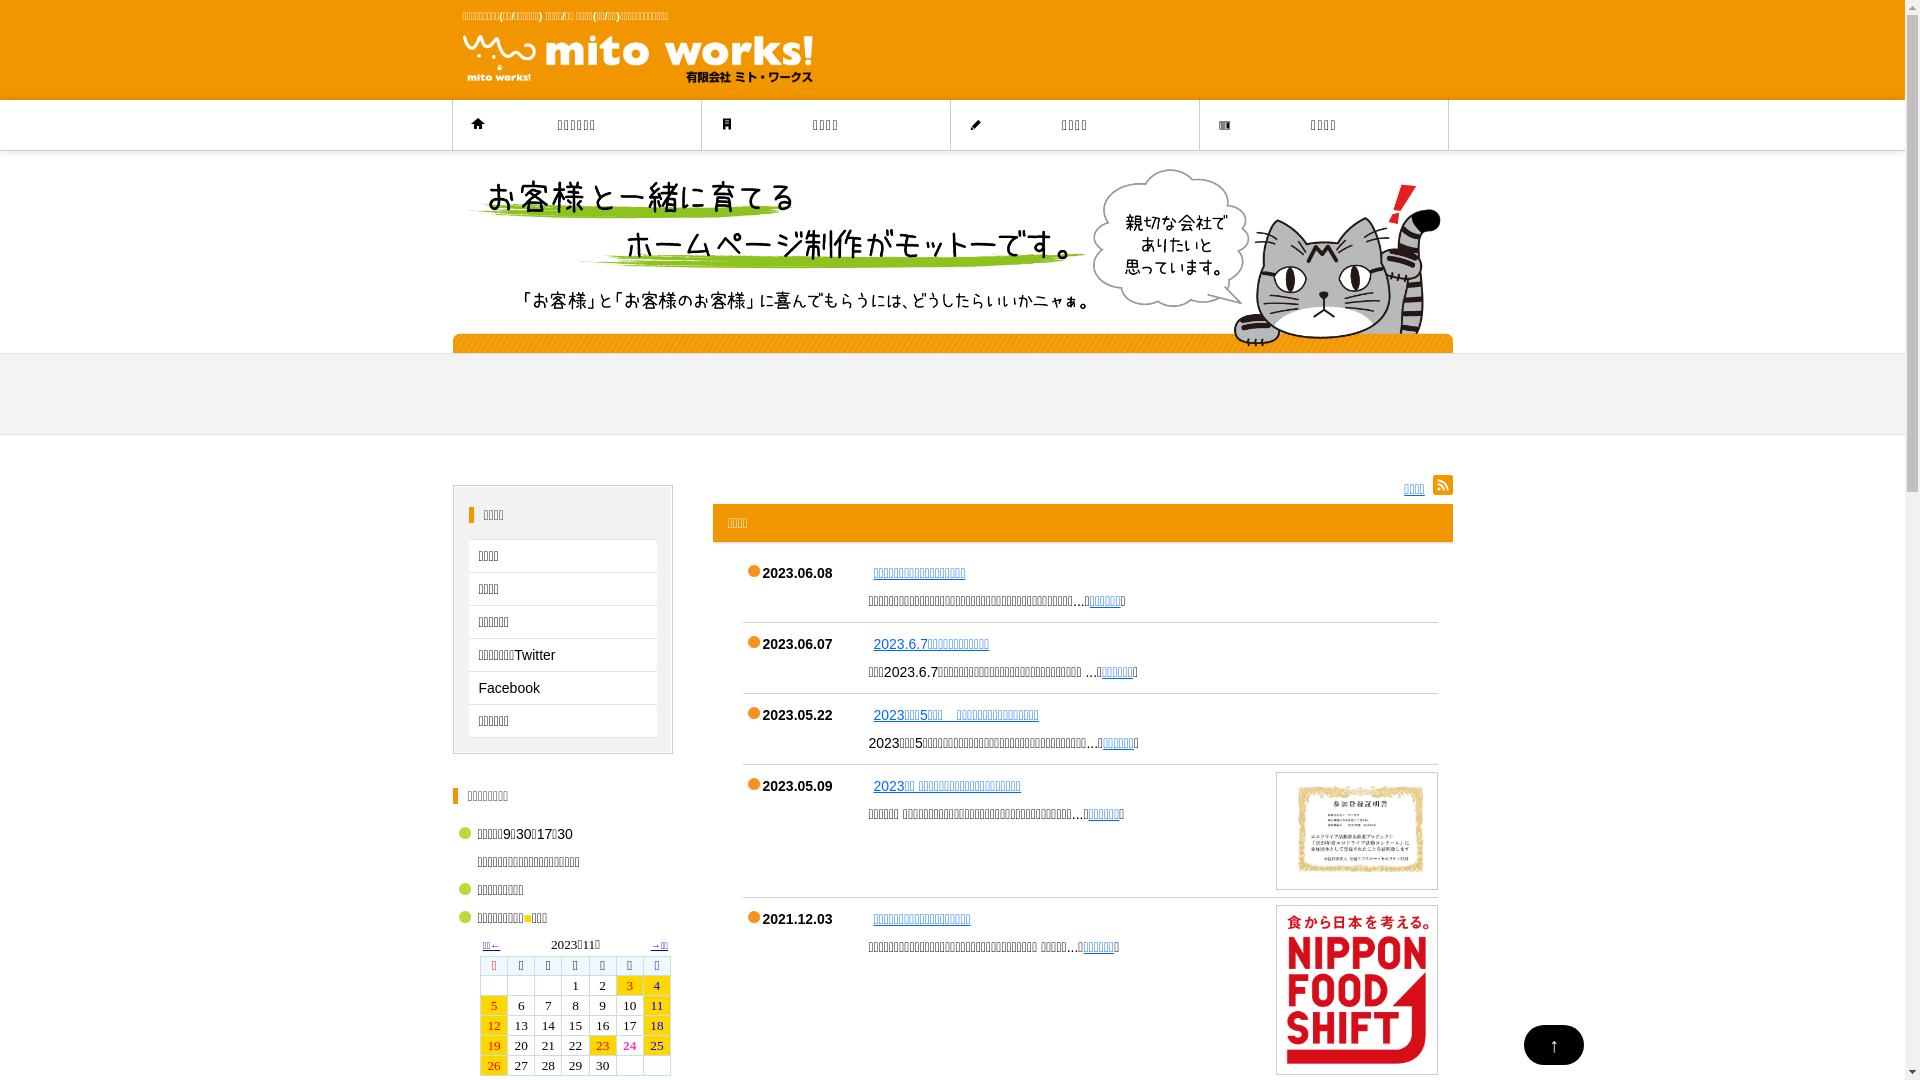 This screenshot has width=1920, height=1080. What do you see at coordinates (560, 686) in the screenshot?
I see `'Facebook'` at bounding box center [560, 686].